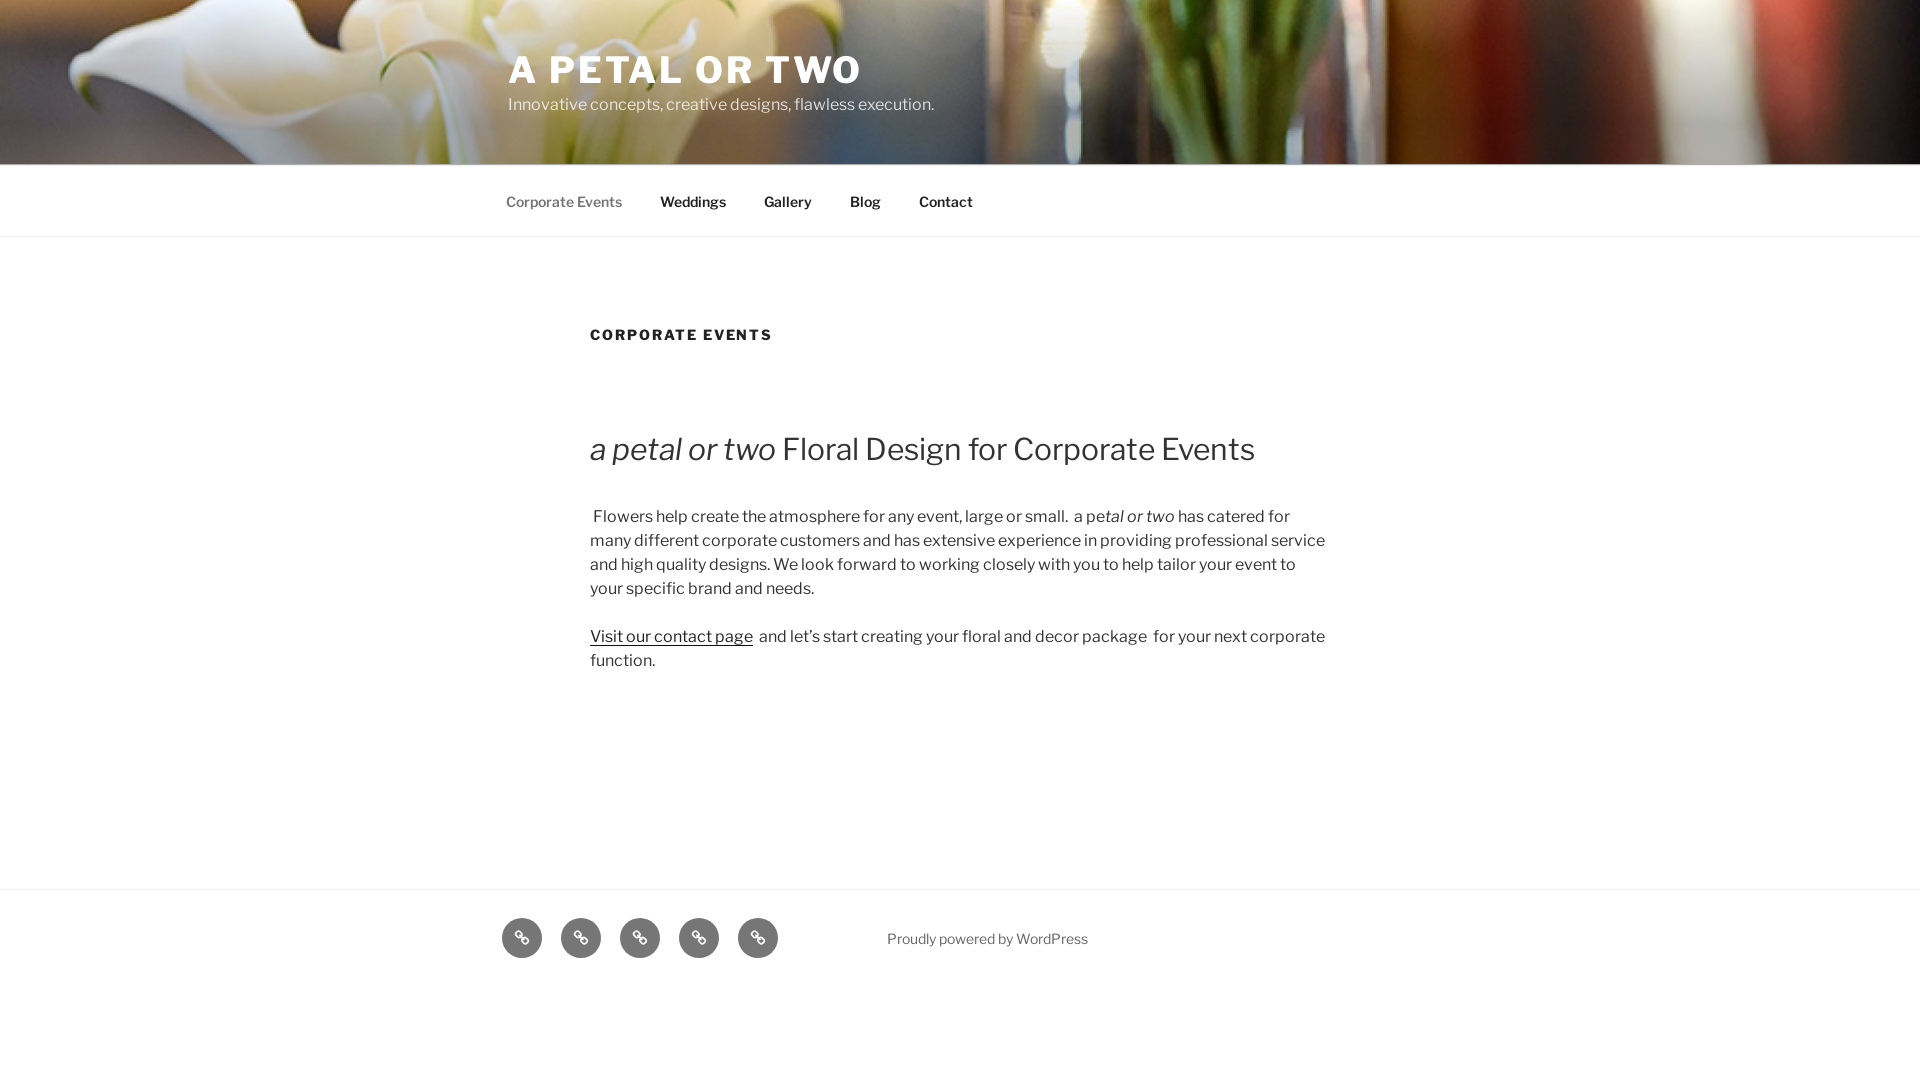  I want to click on 'Blog', so click(864, 200).